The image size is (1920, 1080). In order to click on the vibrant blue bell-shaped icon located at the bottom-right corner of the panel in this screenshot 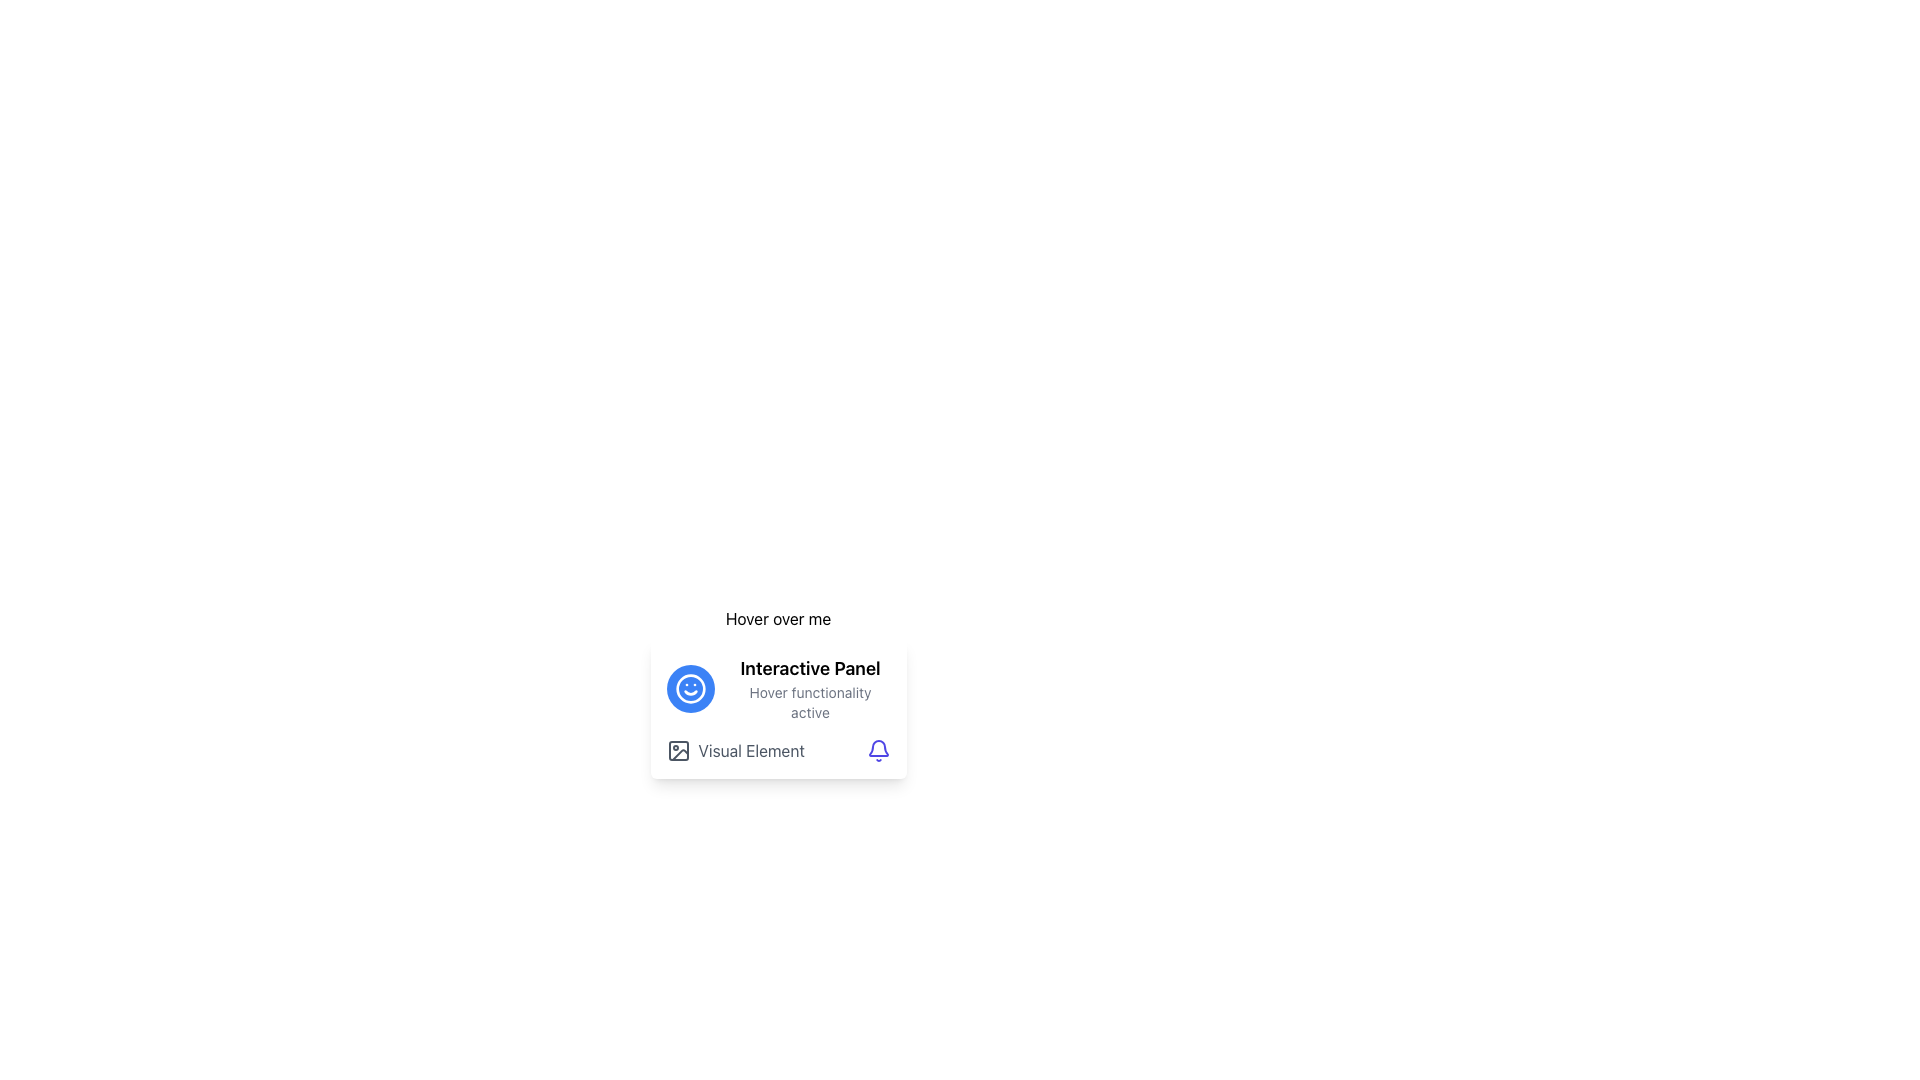, I will do `click(878, 751)`.